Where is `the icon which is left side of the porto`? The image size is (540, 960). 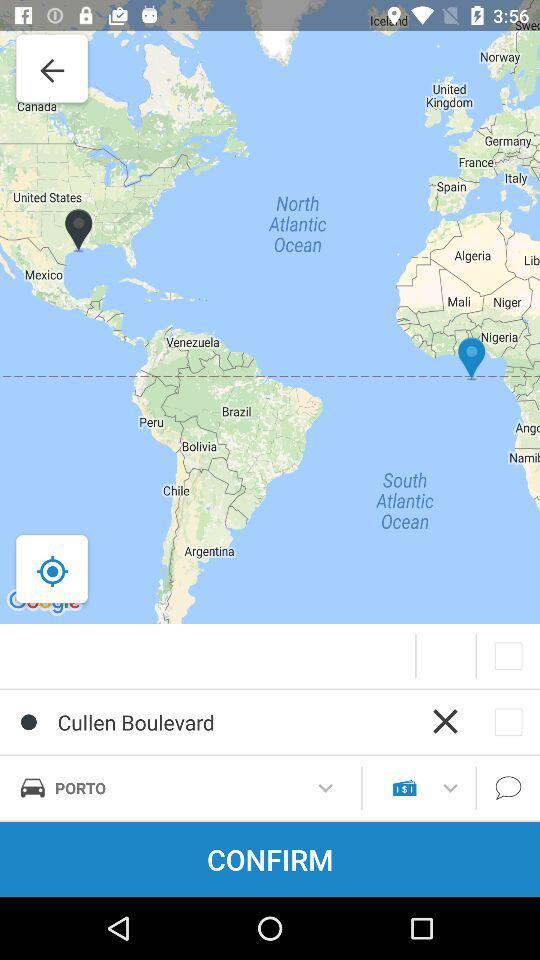
the icon which is left side of the porto is located at coordinates (31, 787).